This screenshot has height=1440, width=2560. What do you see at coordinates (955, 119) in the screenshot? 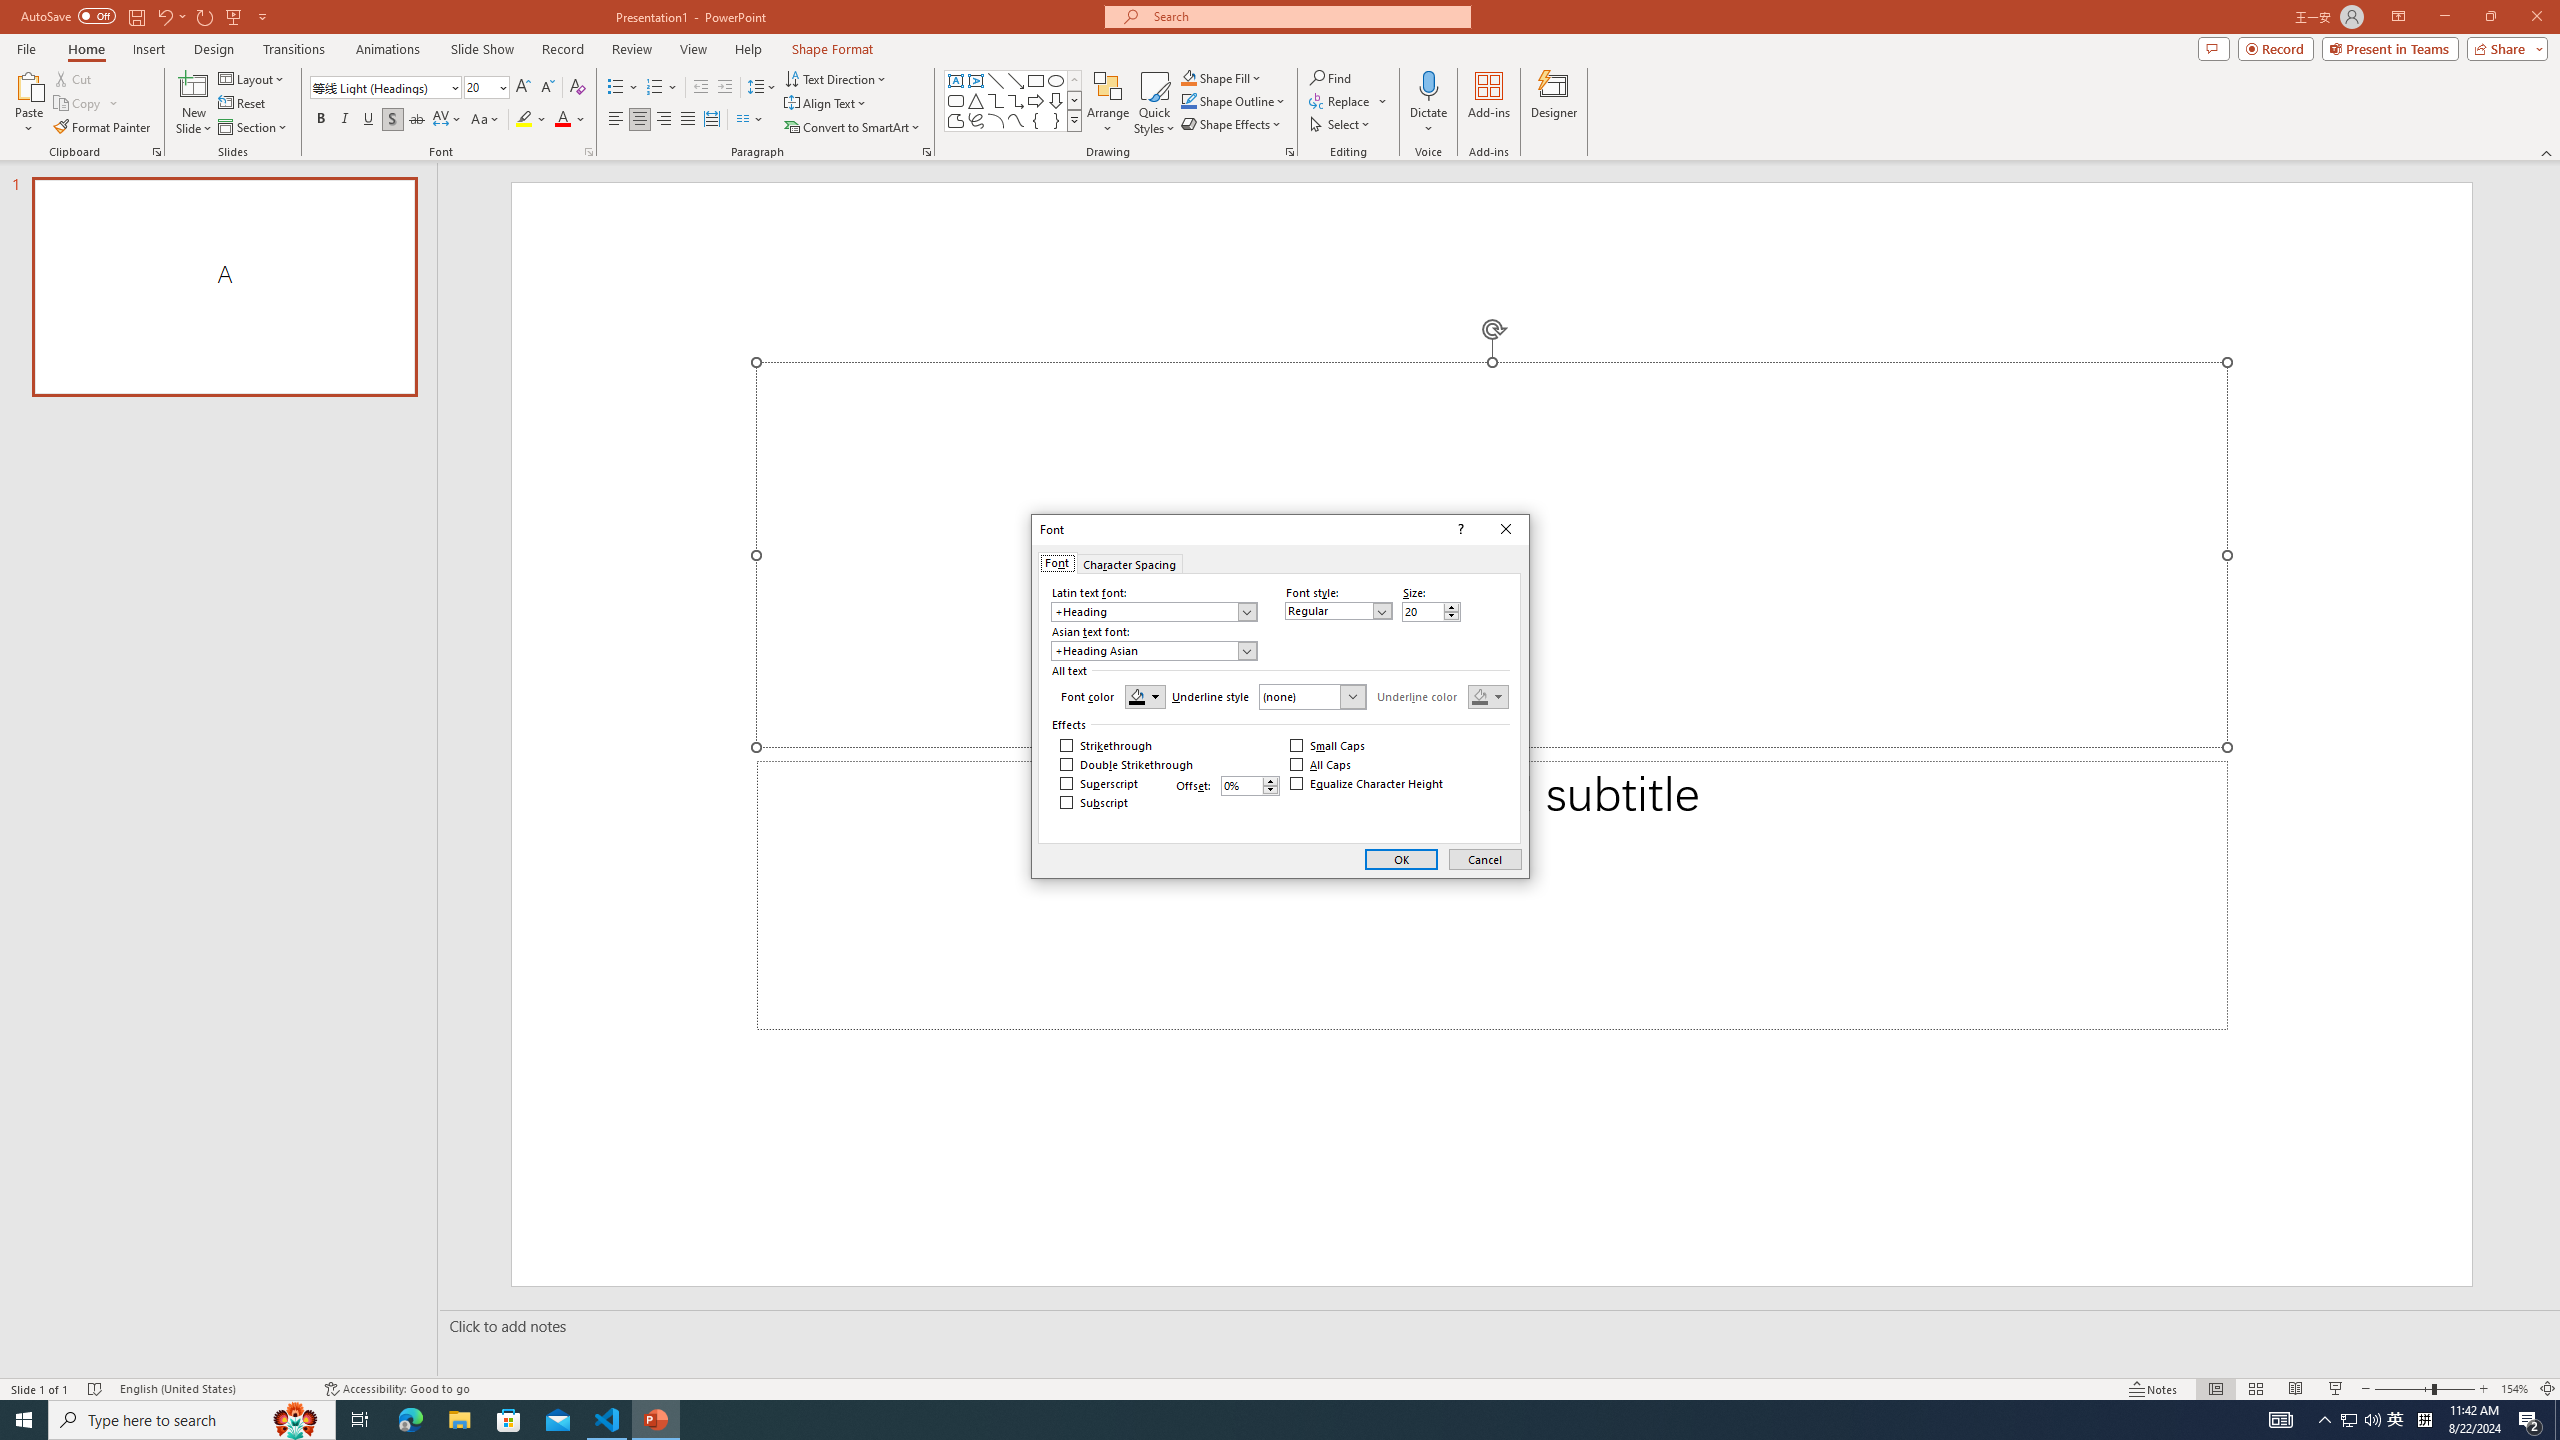
I see `'Freeform: Shape'` at bounding box center [955, 119].